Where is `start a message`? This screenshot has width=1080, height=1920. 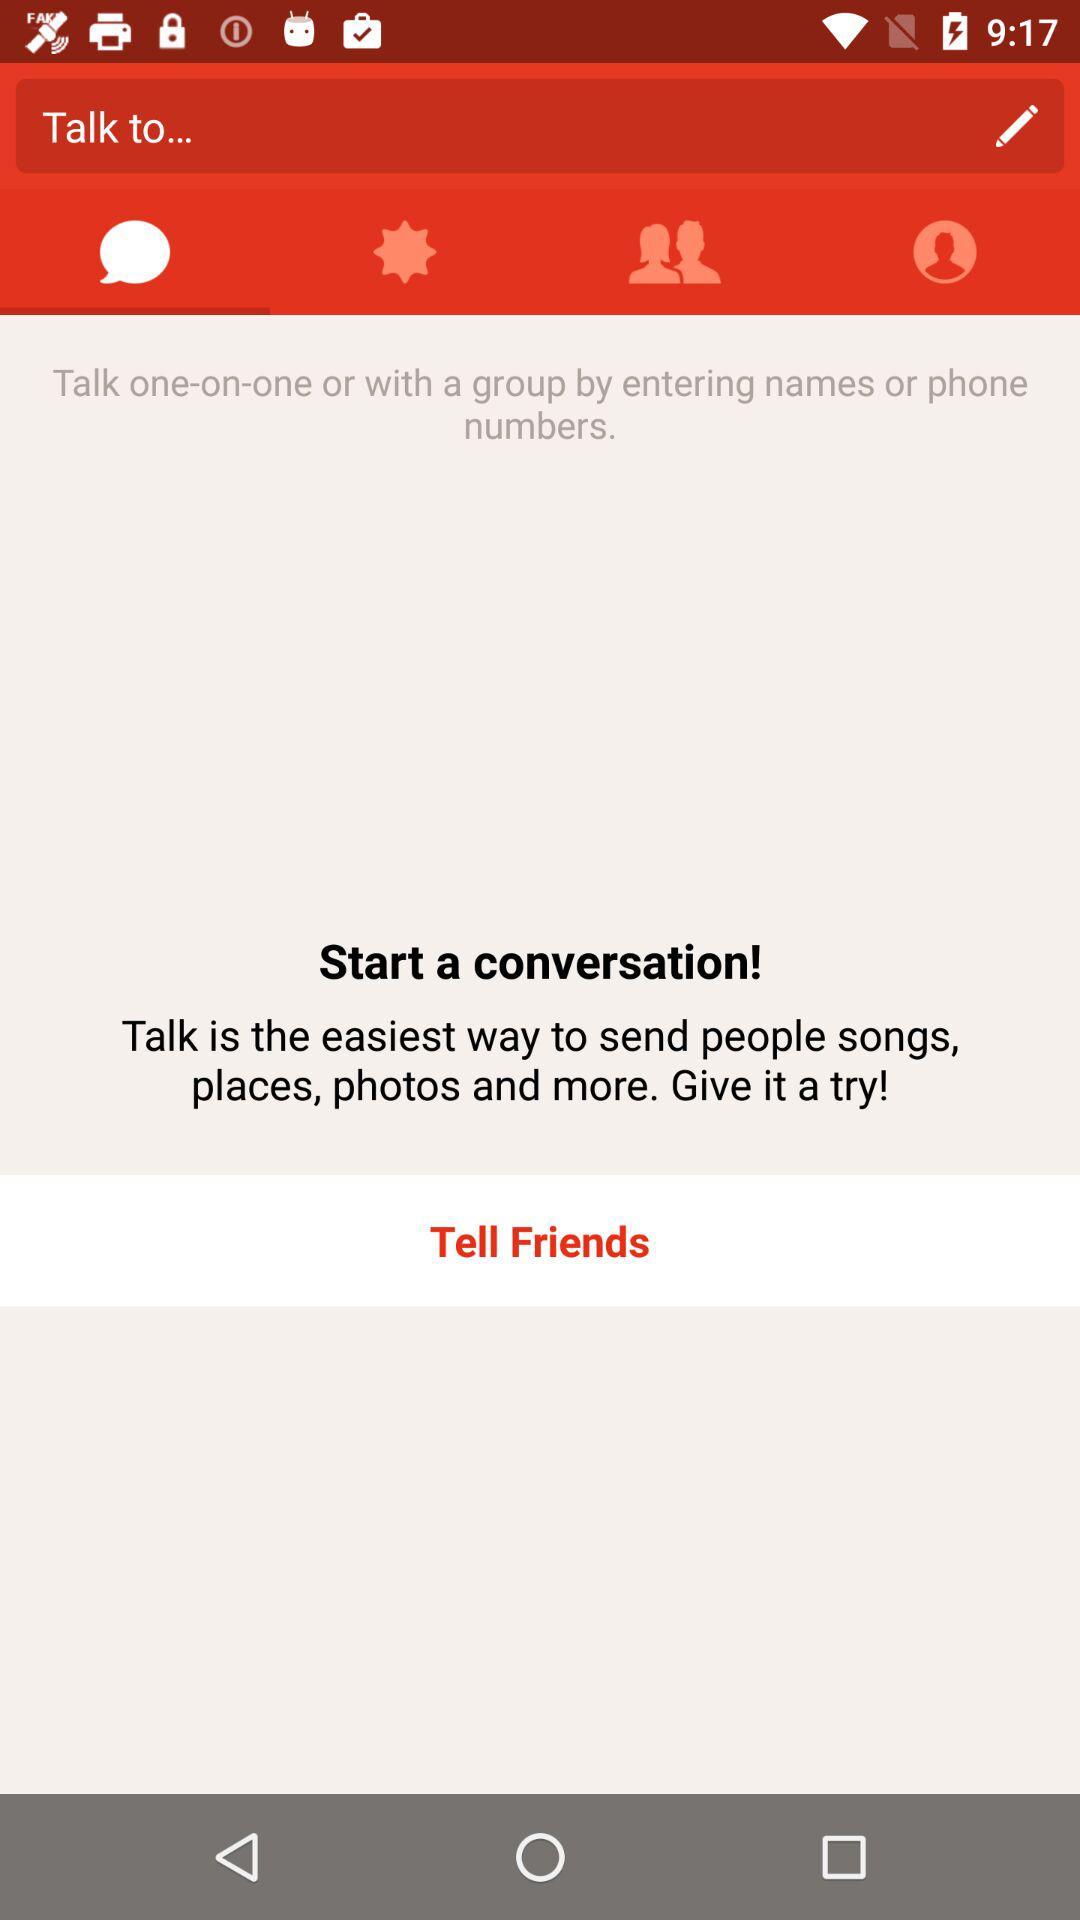 start a message is located at coordinates (135, 251).